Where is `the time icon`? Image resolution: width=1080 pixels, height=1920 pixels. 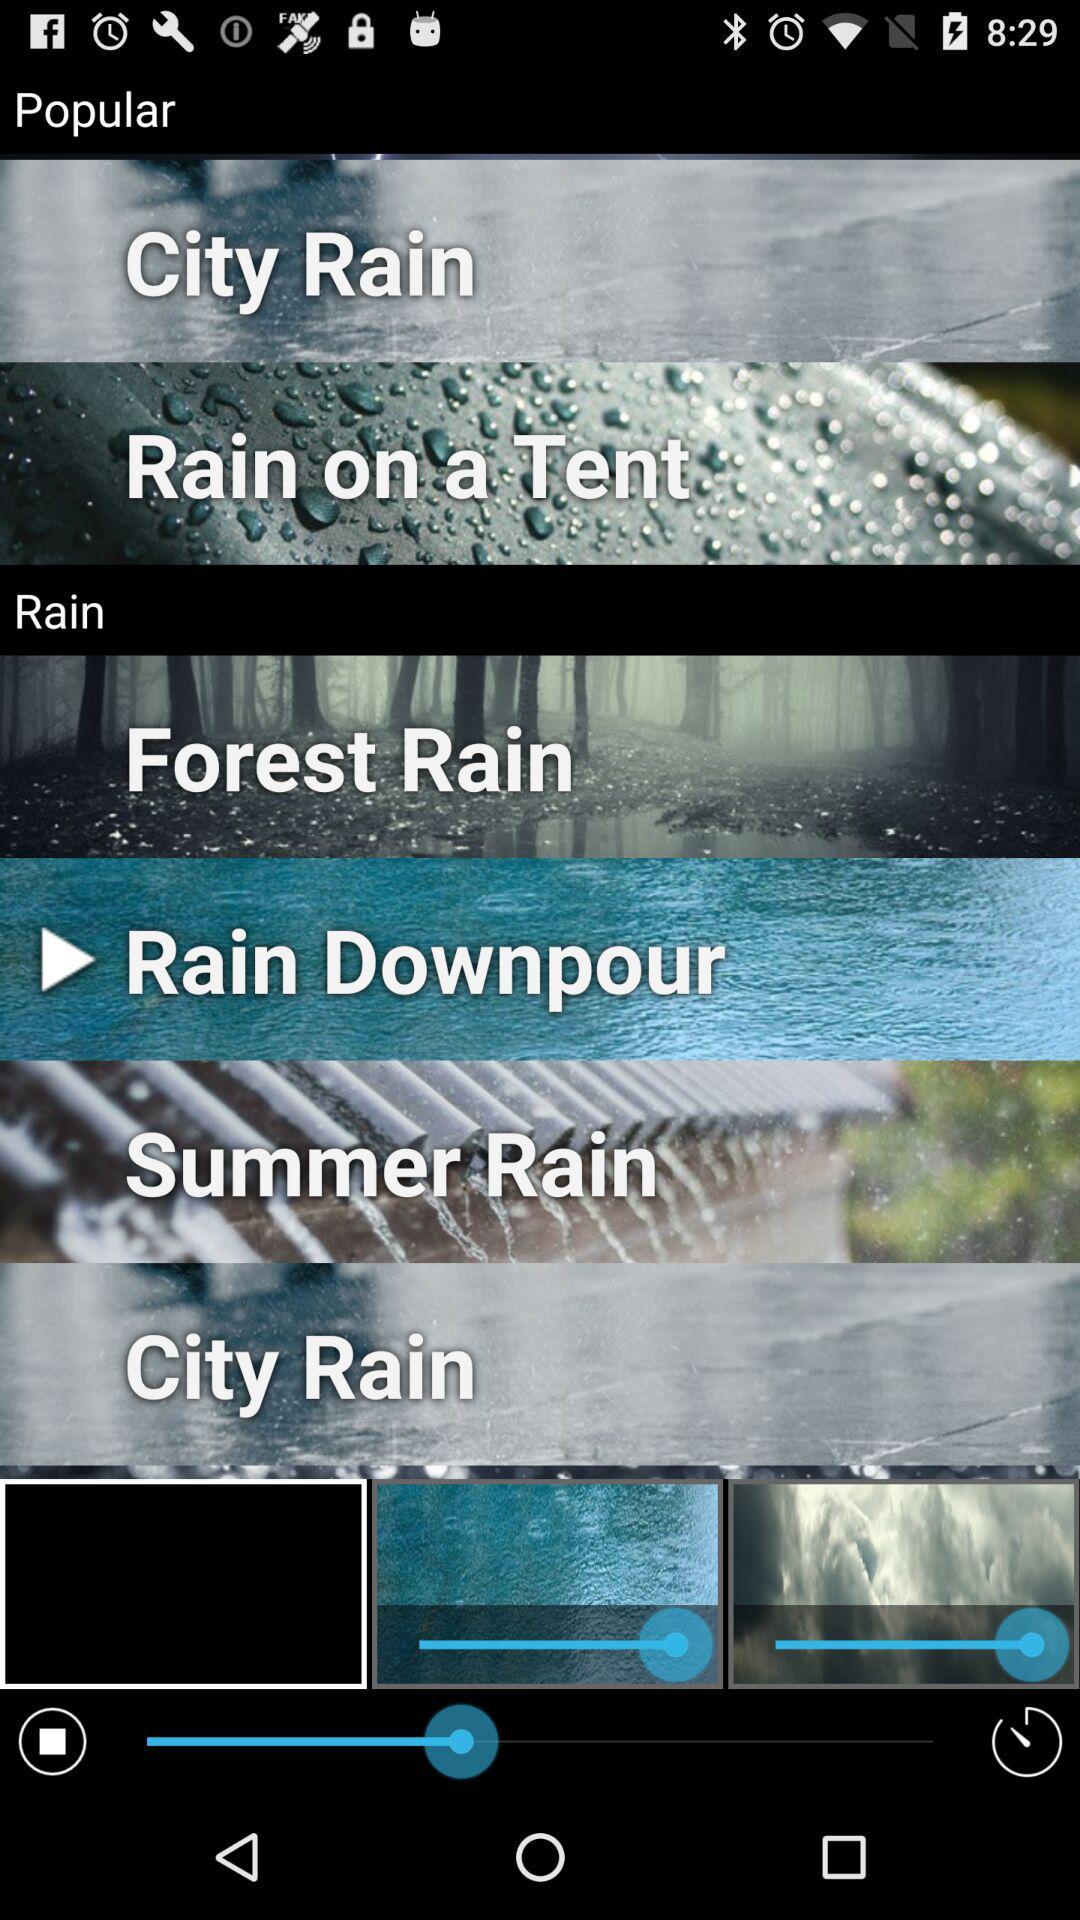 the time icon is located at coordinates (1027, 1862).